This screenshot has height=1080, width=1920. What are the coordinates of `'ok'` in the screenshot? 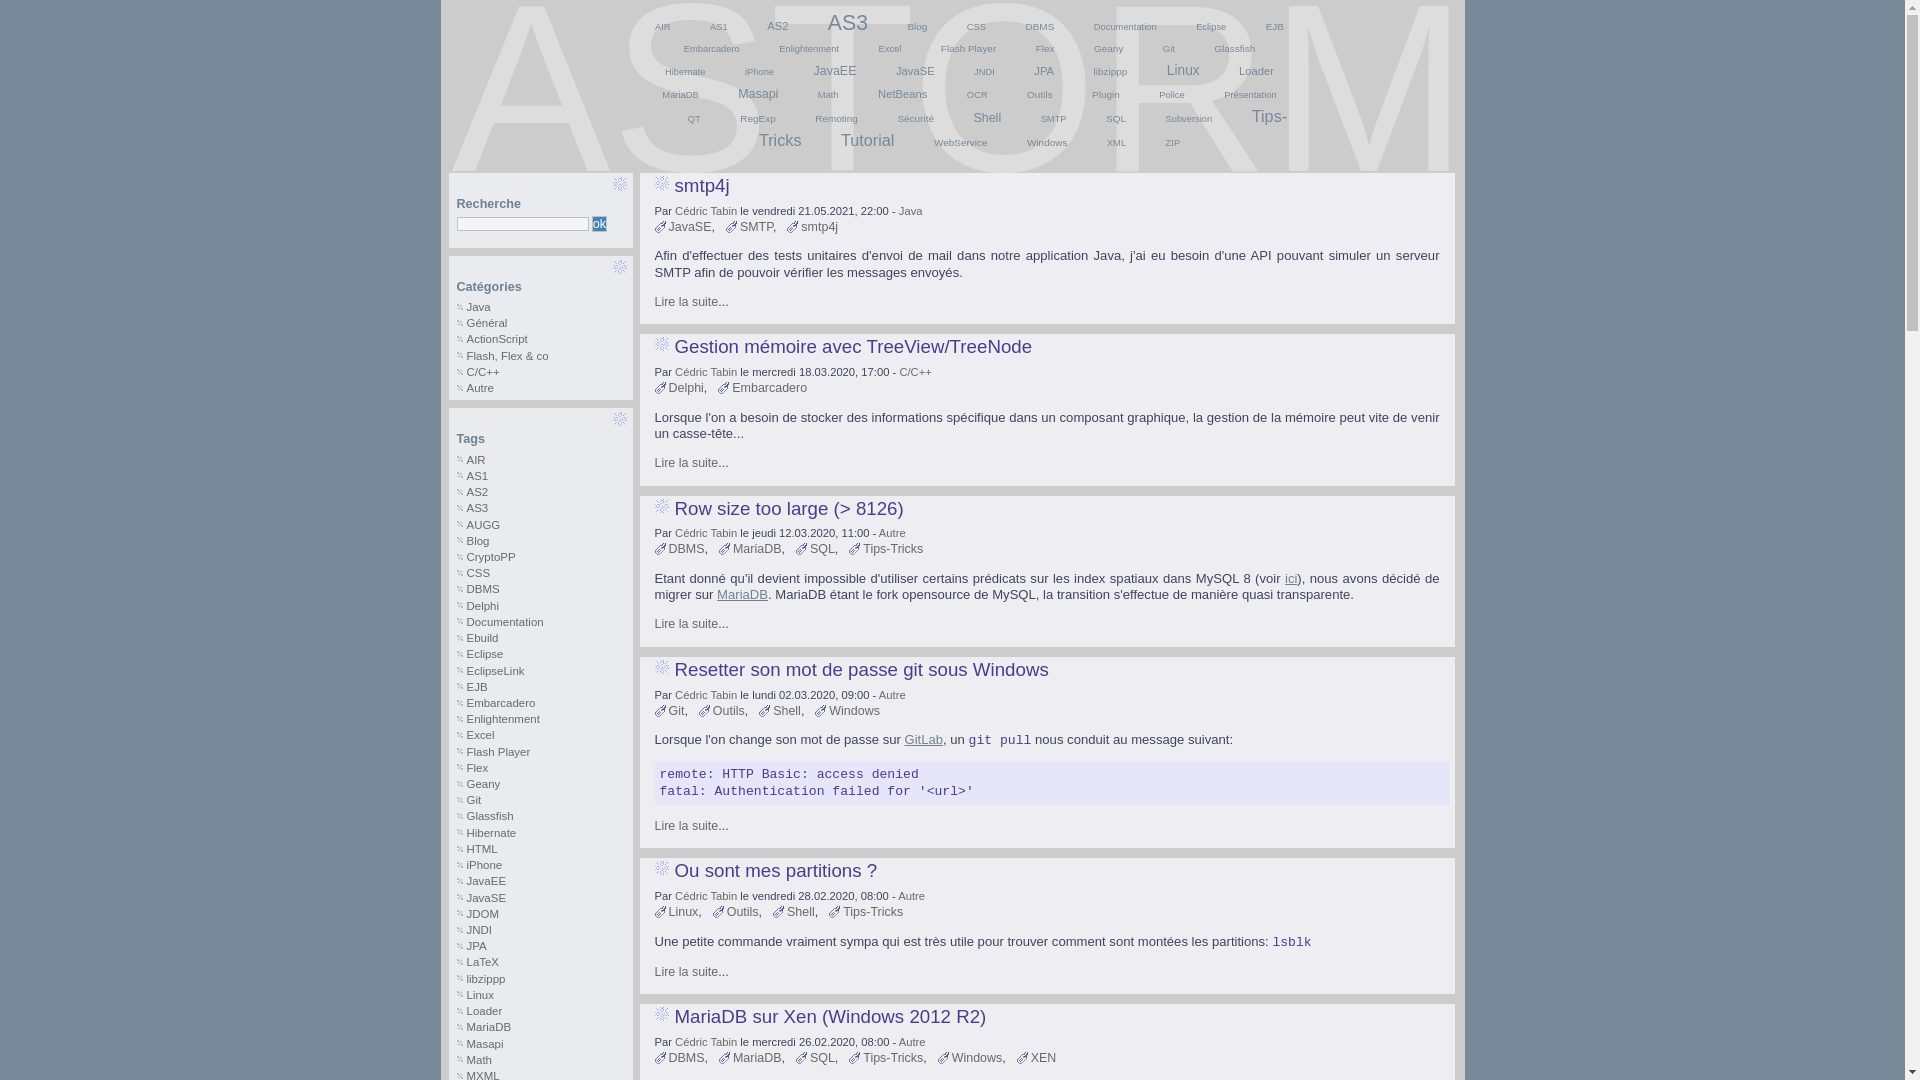 It's located at (598, 223).